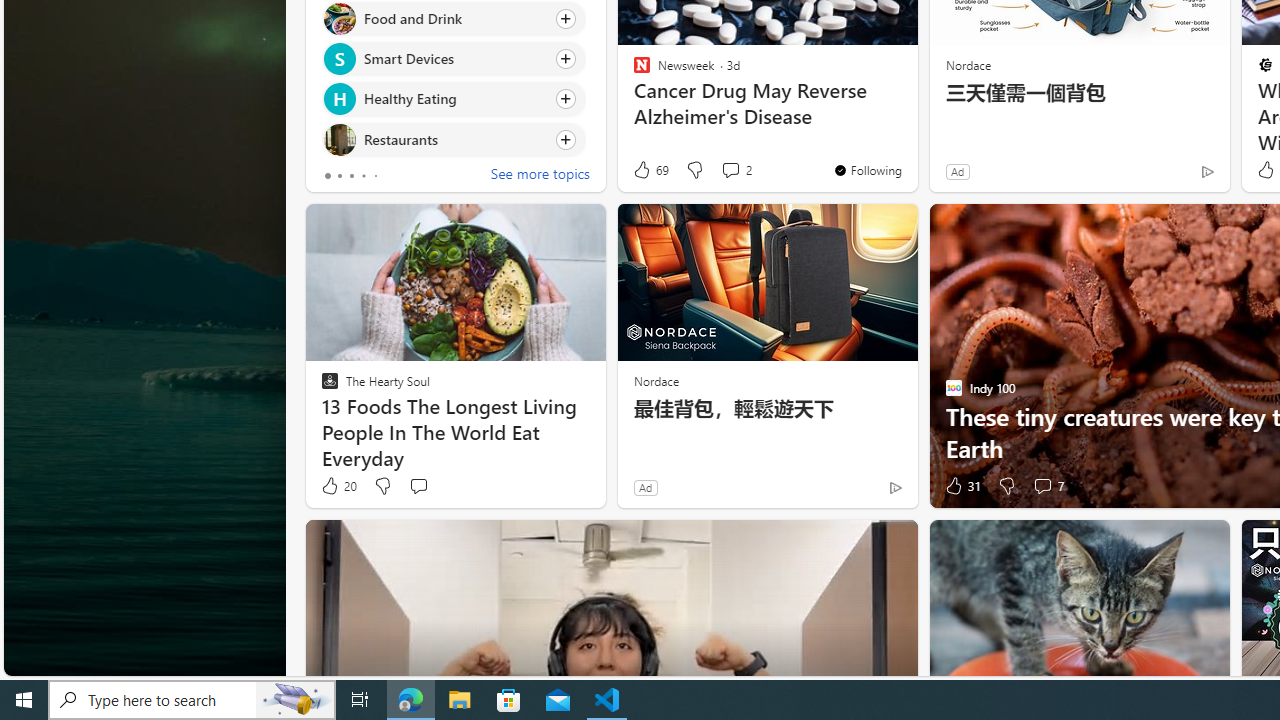 The width and height of the screenshot is (1280, 720). I want to click on 'tab-0', so click(327, 175).